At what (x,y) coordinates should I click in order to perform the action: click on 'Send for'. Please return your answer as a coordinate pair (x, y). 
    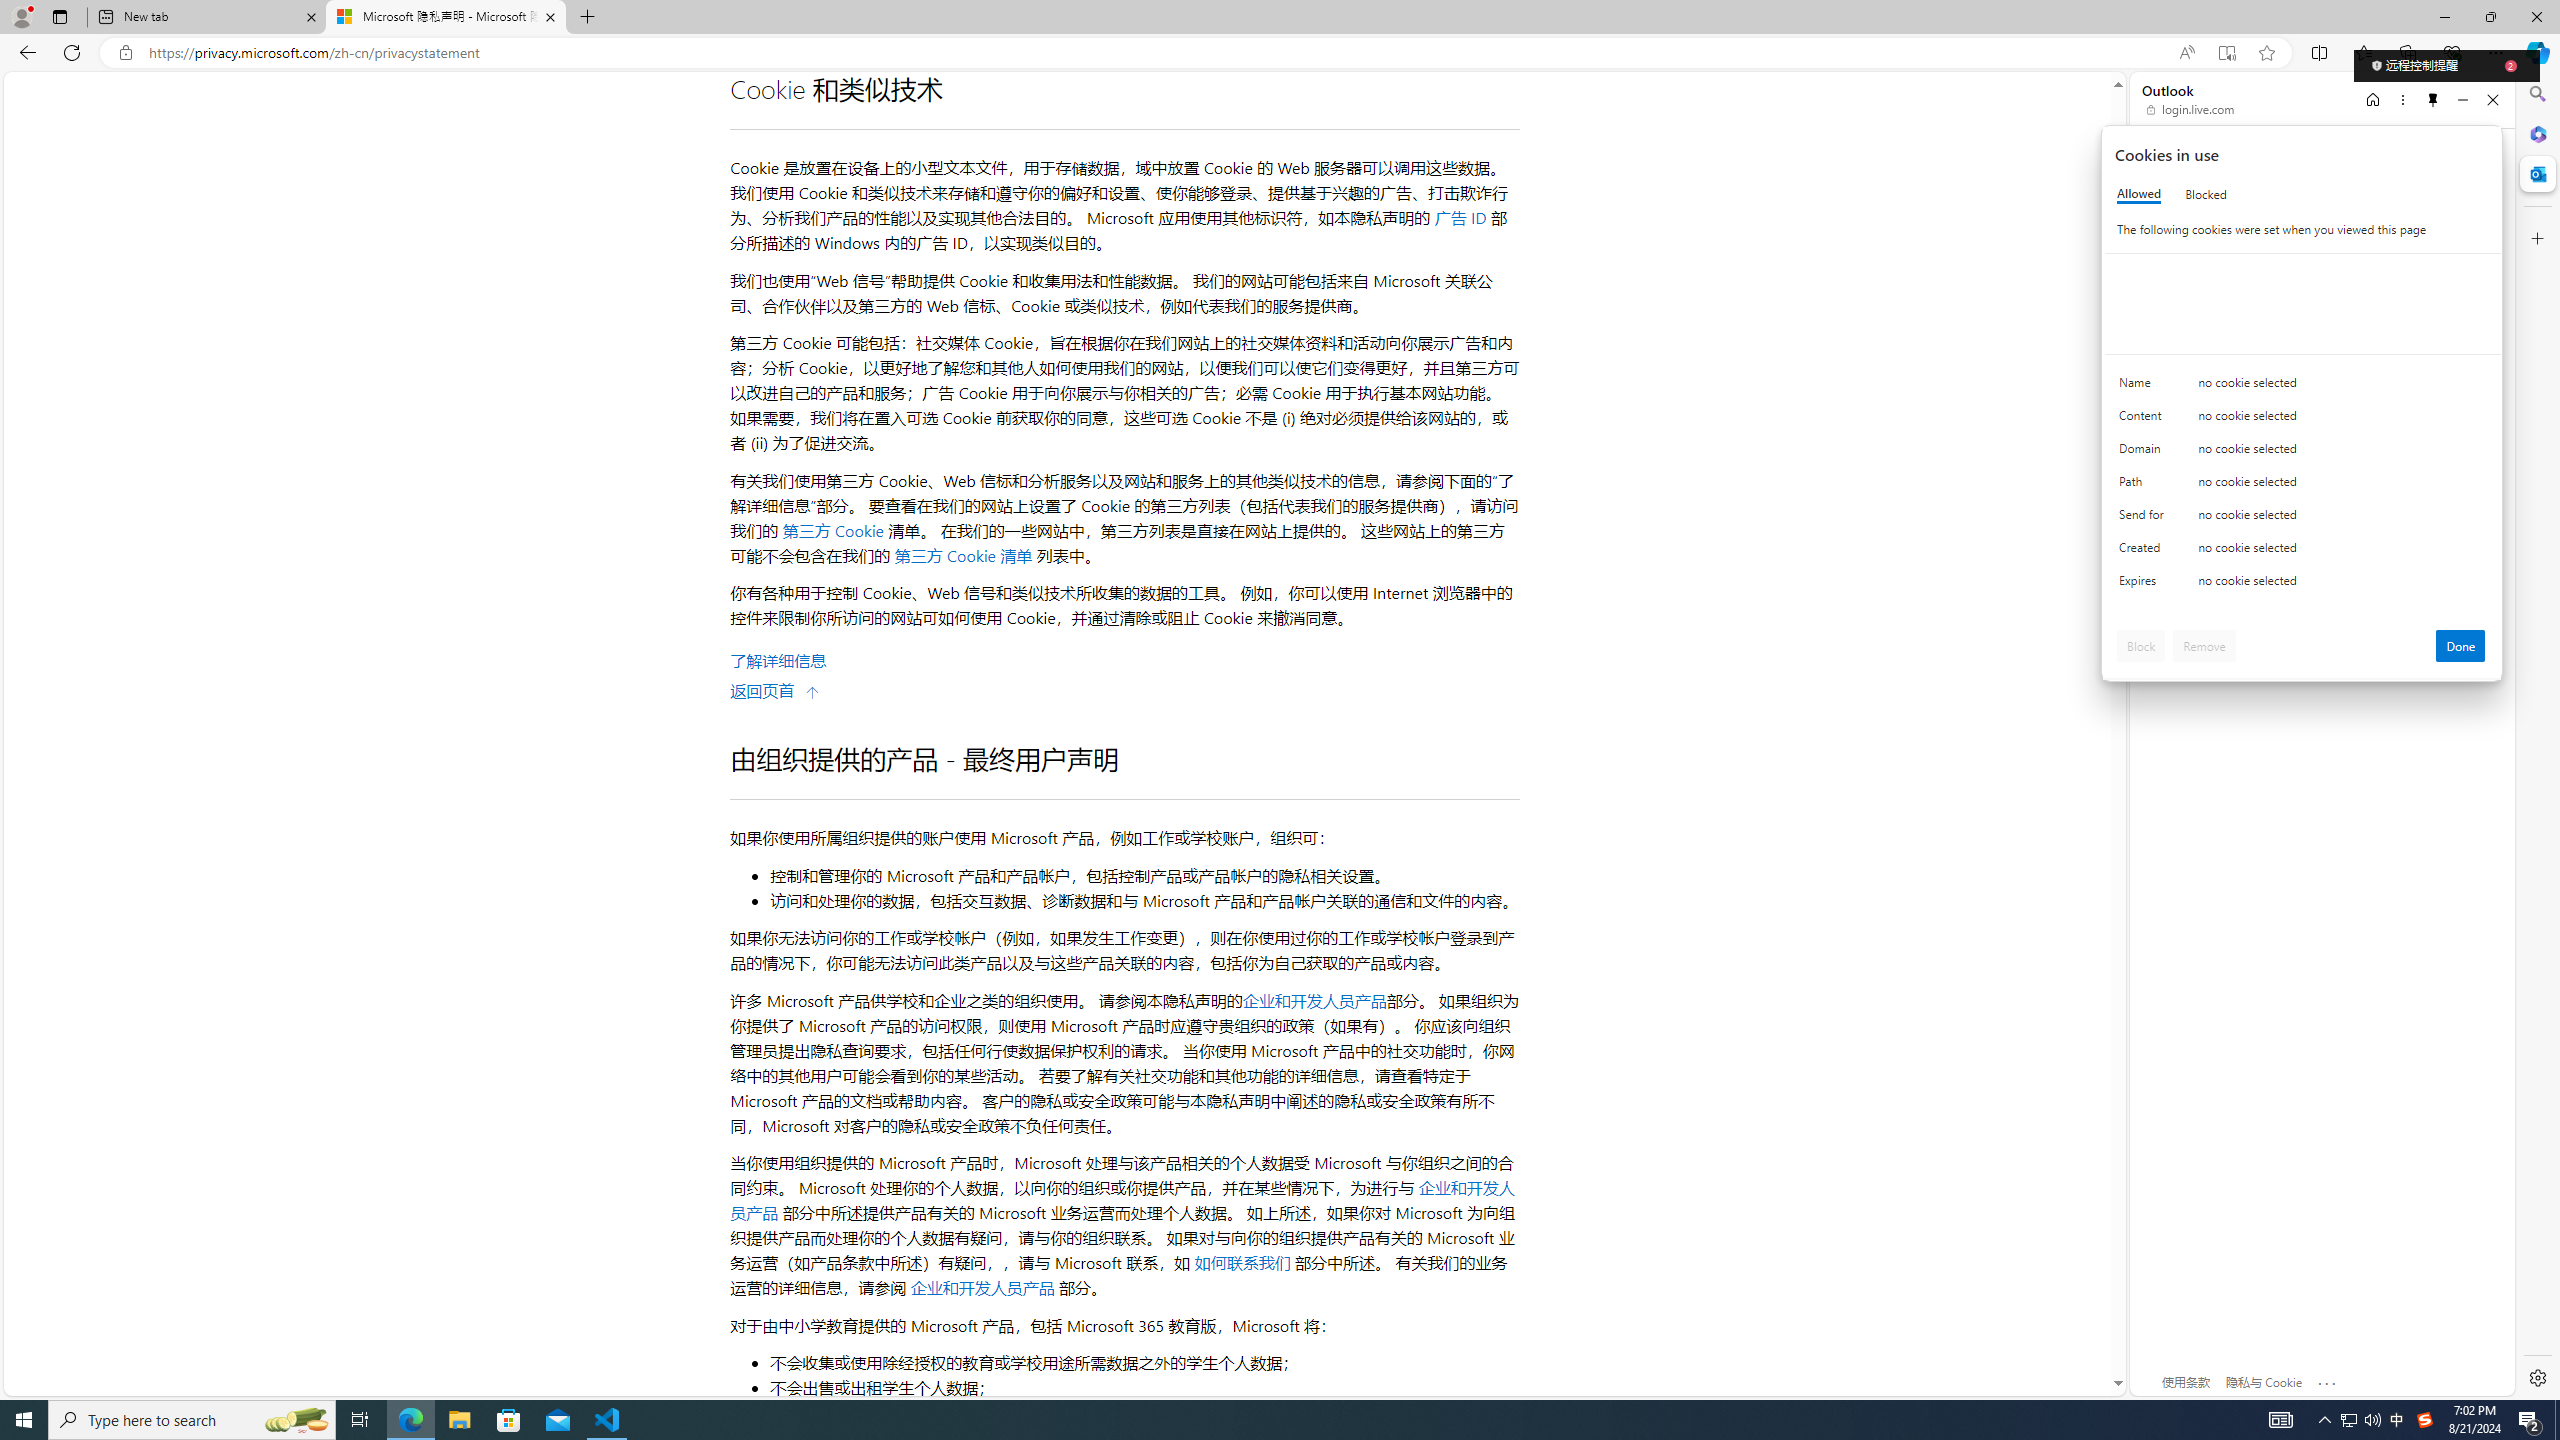
    Looking at the image, I should click on (2144, 518).